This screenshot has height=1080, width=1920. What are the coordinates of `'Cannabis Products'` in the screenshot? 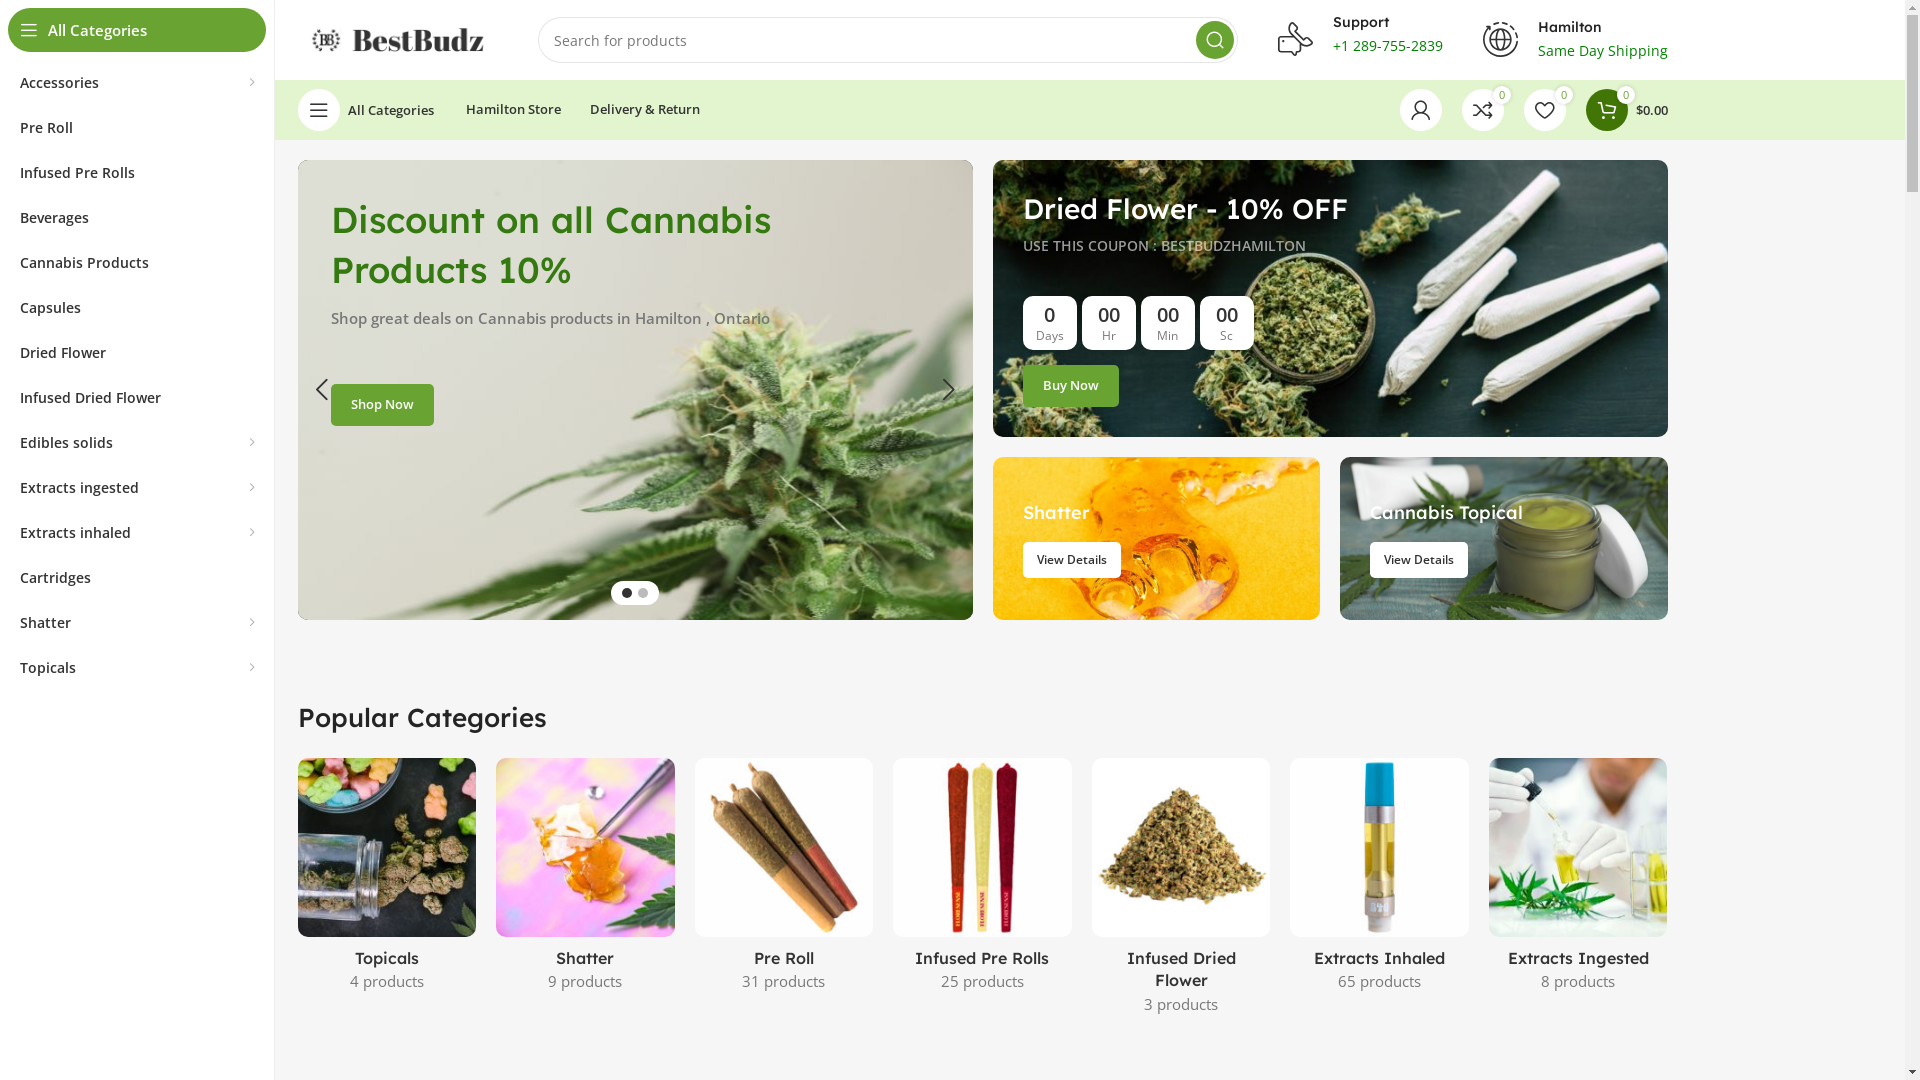 It's located at (136, 261).